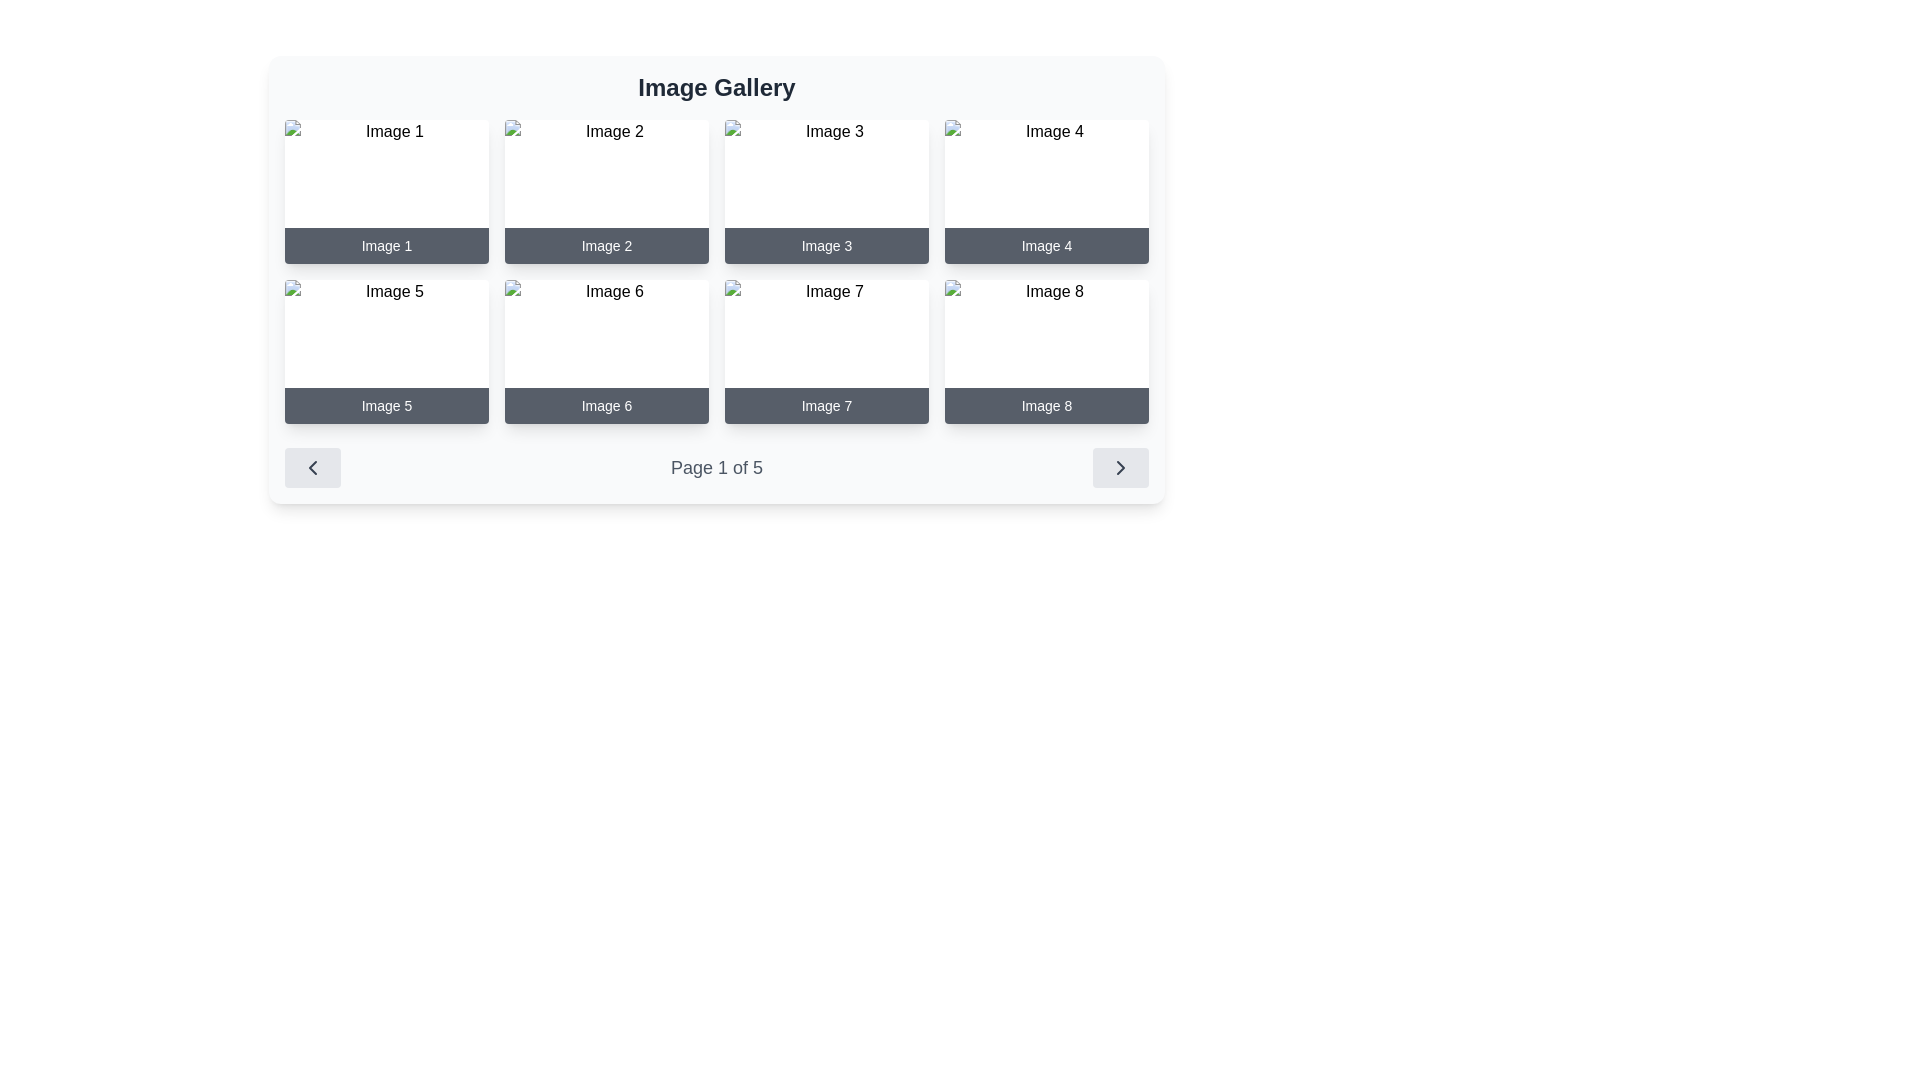  What do you see at coordinates (605, 350) in the screenshot?
I see `the Image card labeled 'Image 6', which is the sixth card in a 4x2 grid layout, positioned in the second row and second column` at bounding box center [605, 350].